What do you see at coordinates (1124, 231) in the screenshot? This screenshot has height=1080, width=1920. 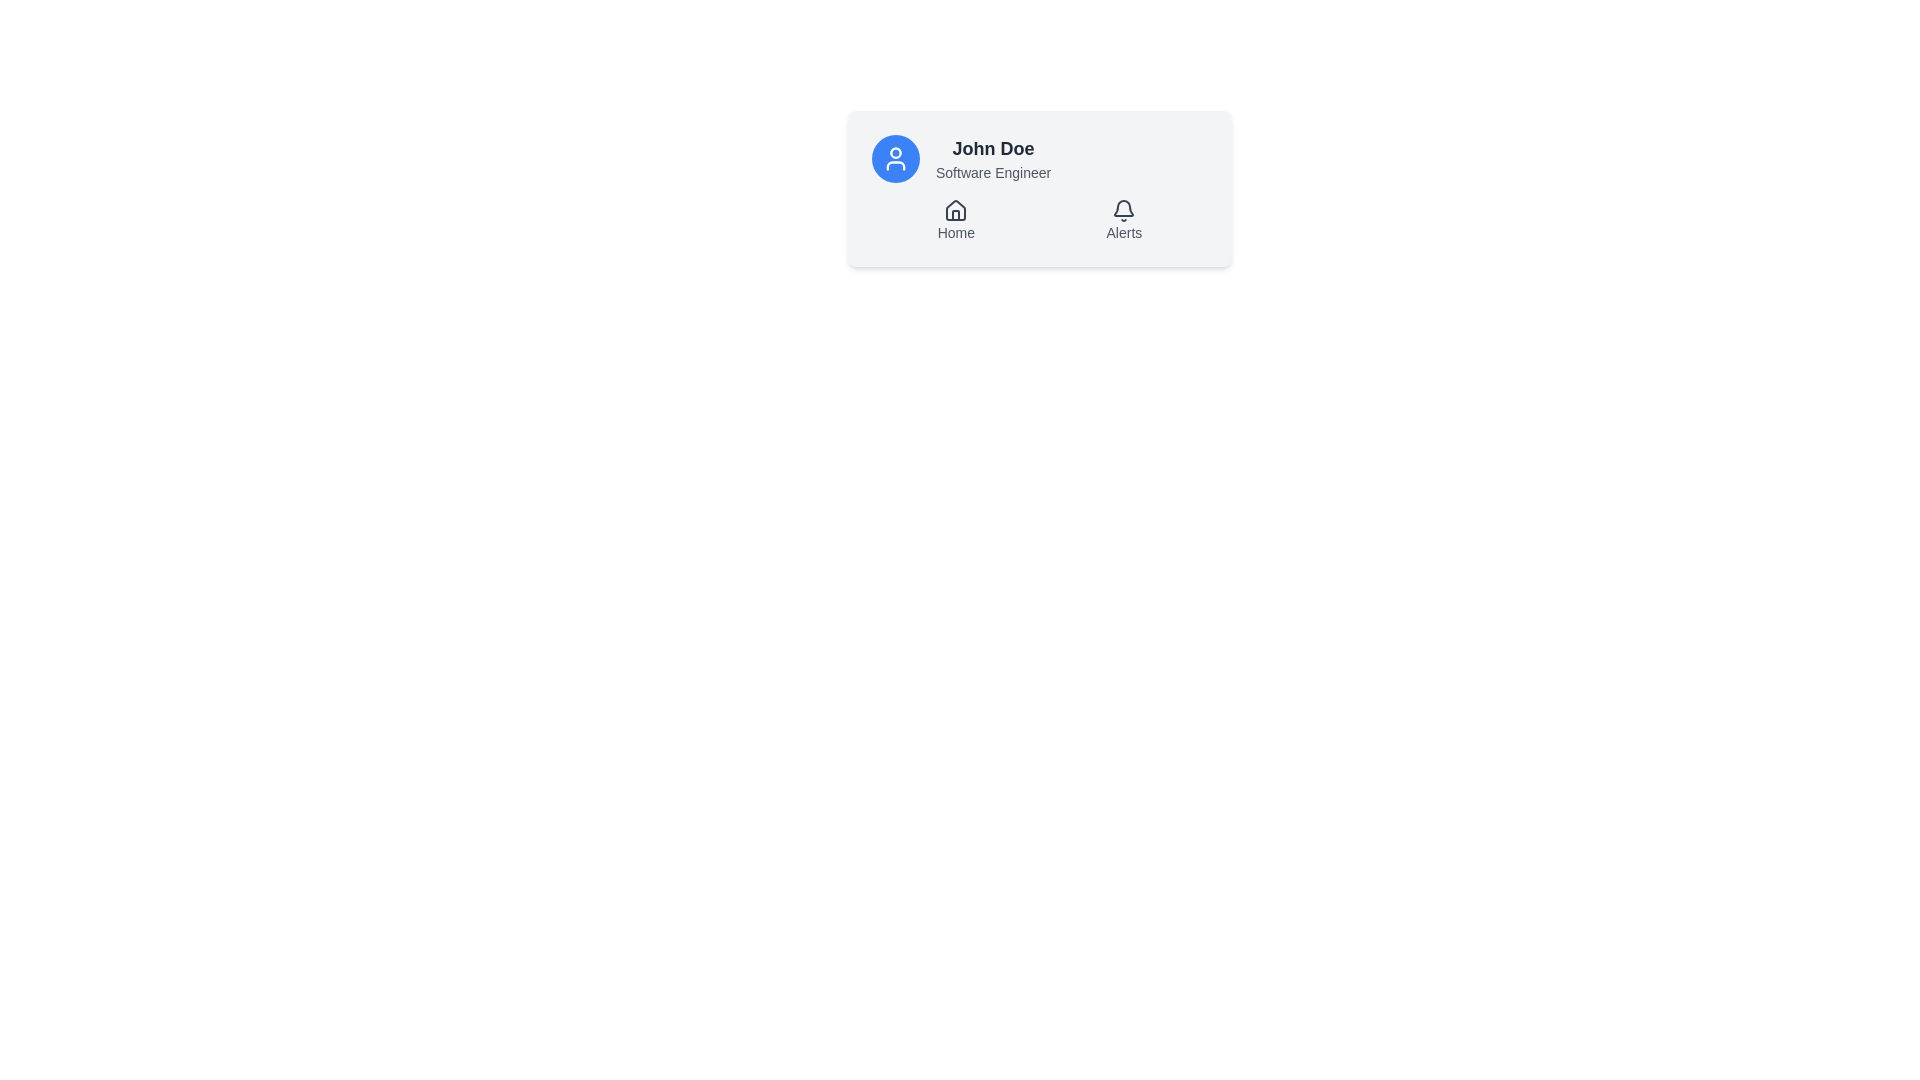 I see `the 'Alerts' text label, which is styled with a smaller font size and light gray color, located below a bell icon in a user information card` at bounding box center [1124, 231].